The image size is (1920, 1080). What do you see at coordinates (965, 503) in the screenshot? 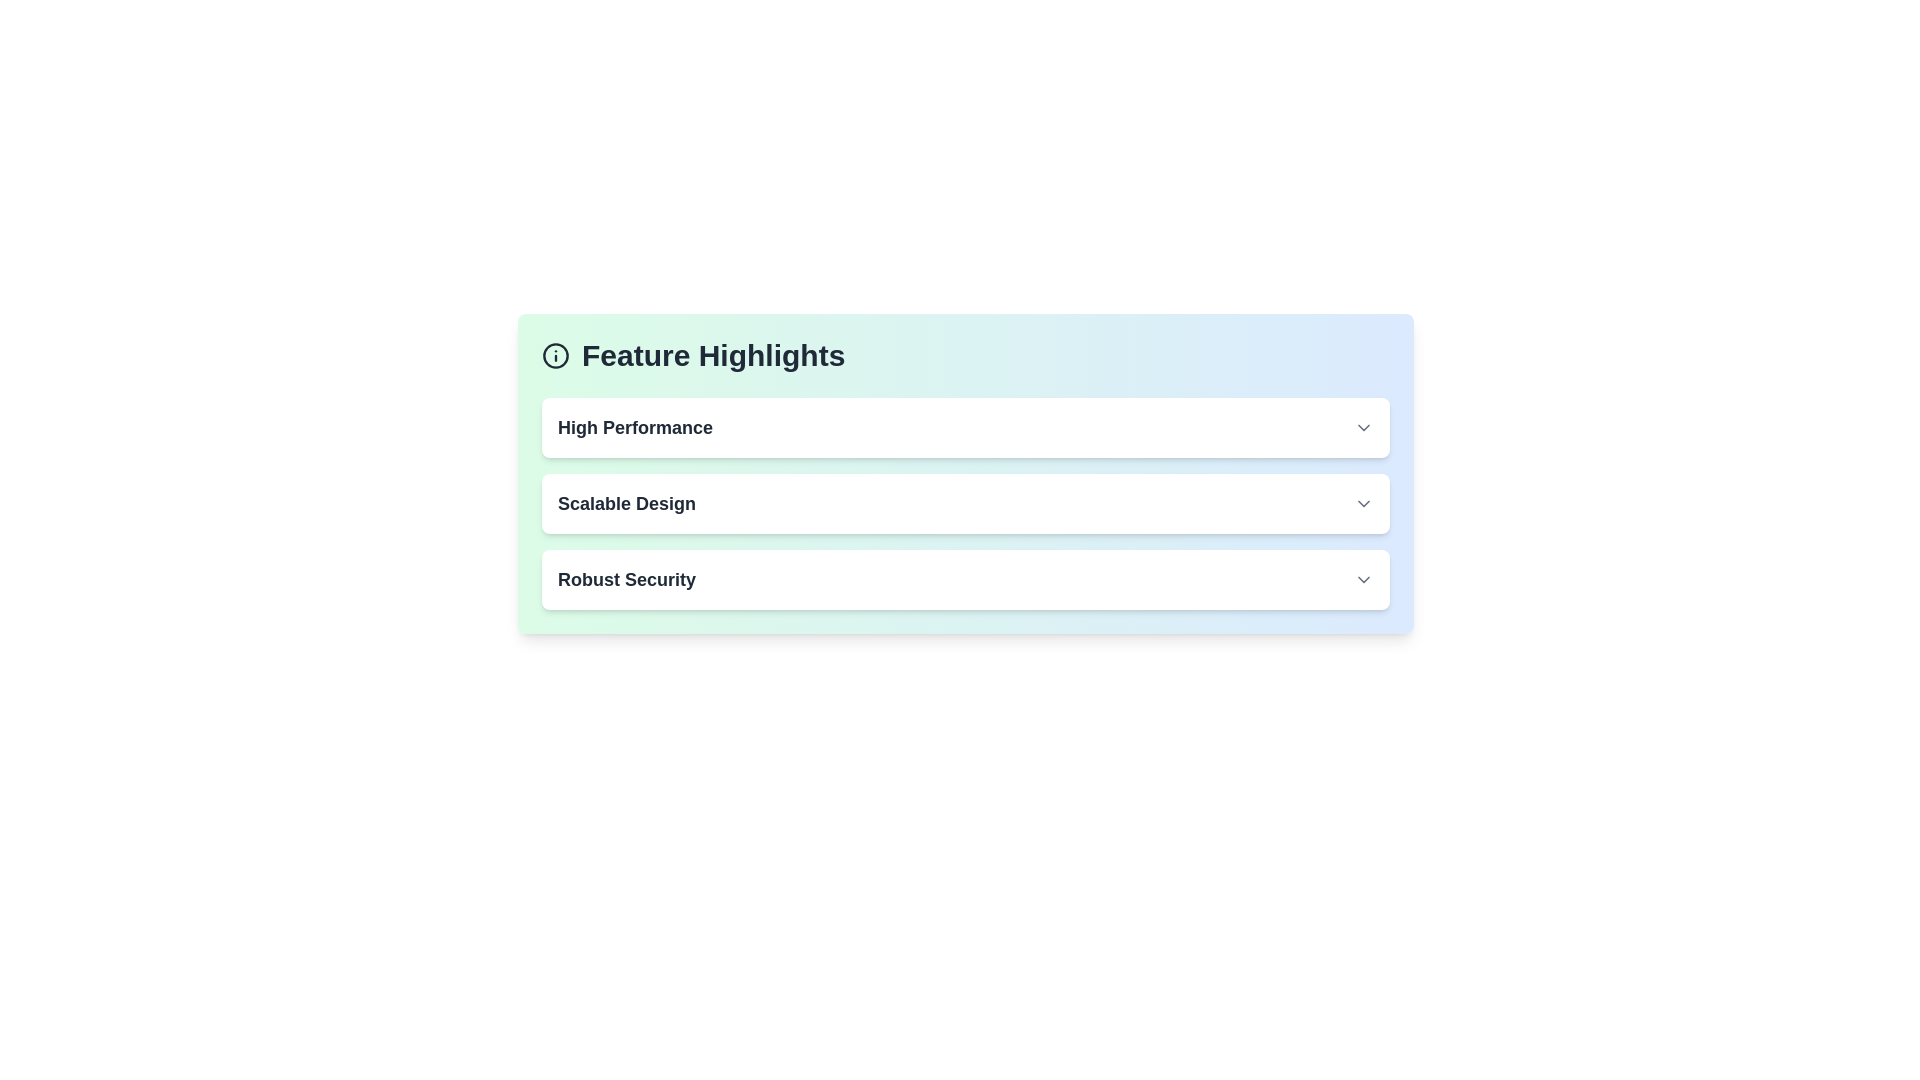
I see `the 'Scalable Design' selectable list item in the dropdown list` at bounding box center [965, 503].